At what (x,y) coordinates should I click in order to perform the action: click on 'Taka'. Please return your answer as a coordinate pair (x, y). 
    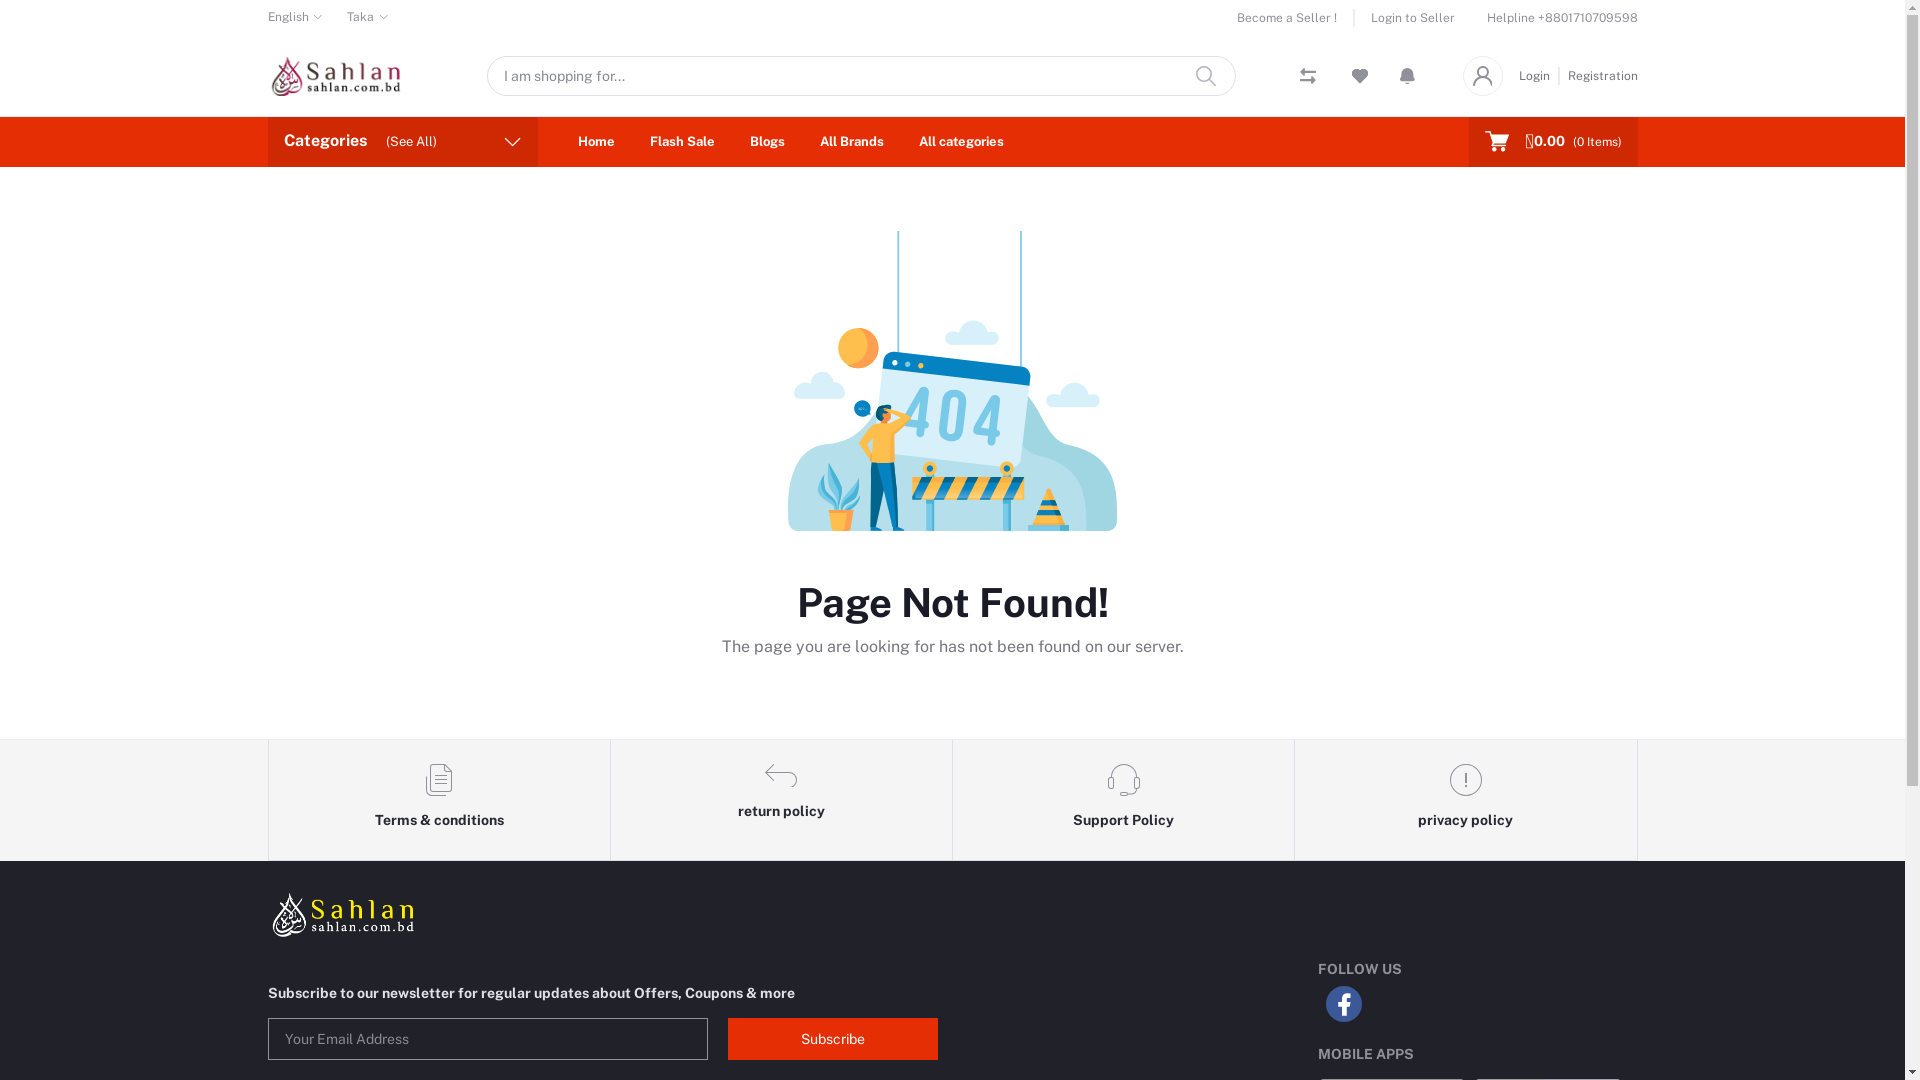
    Looking at the image, I should click on (368, 16).